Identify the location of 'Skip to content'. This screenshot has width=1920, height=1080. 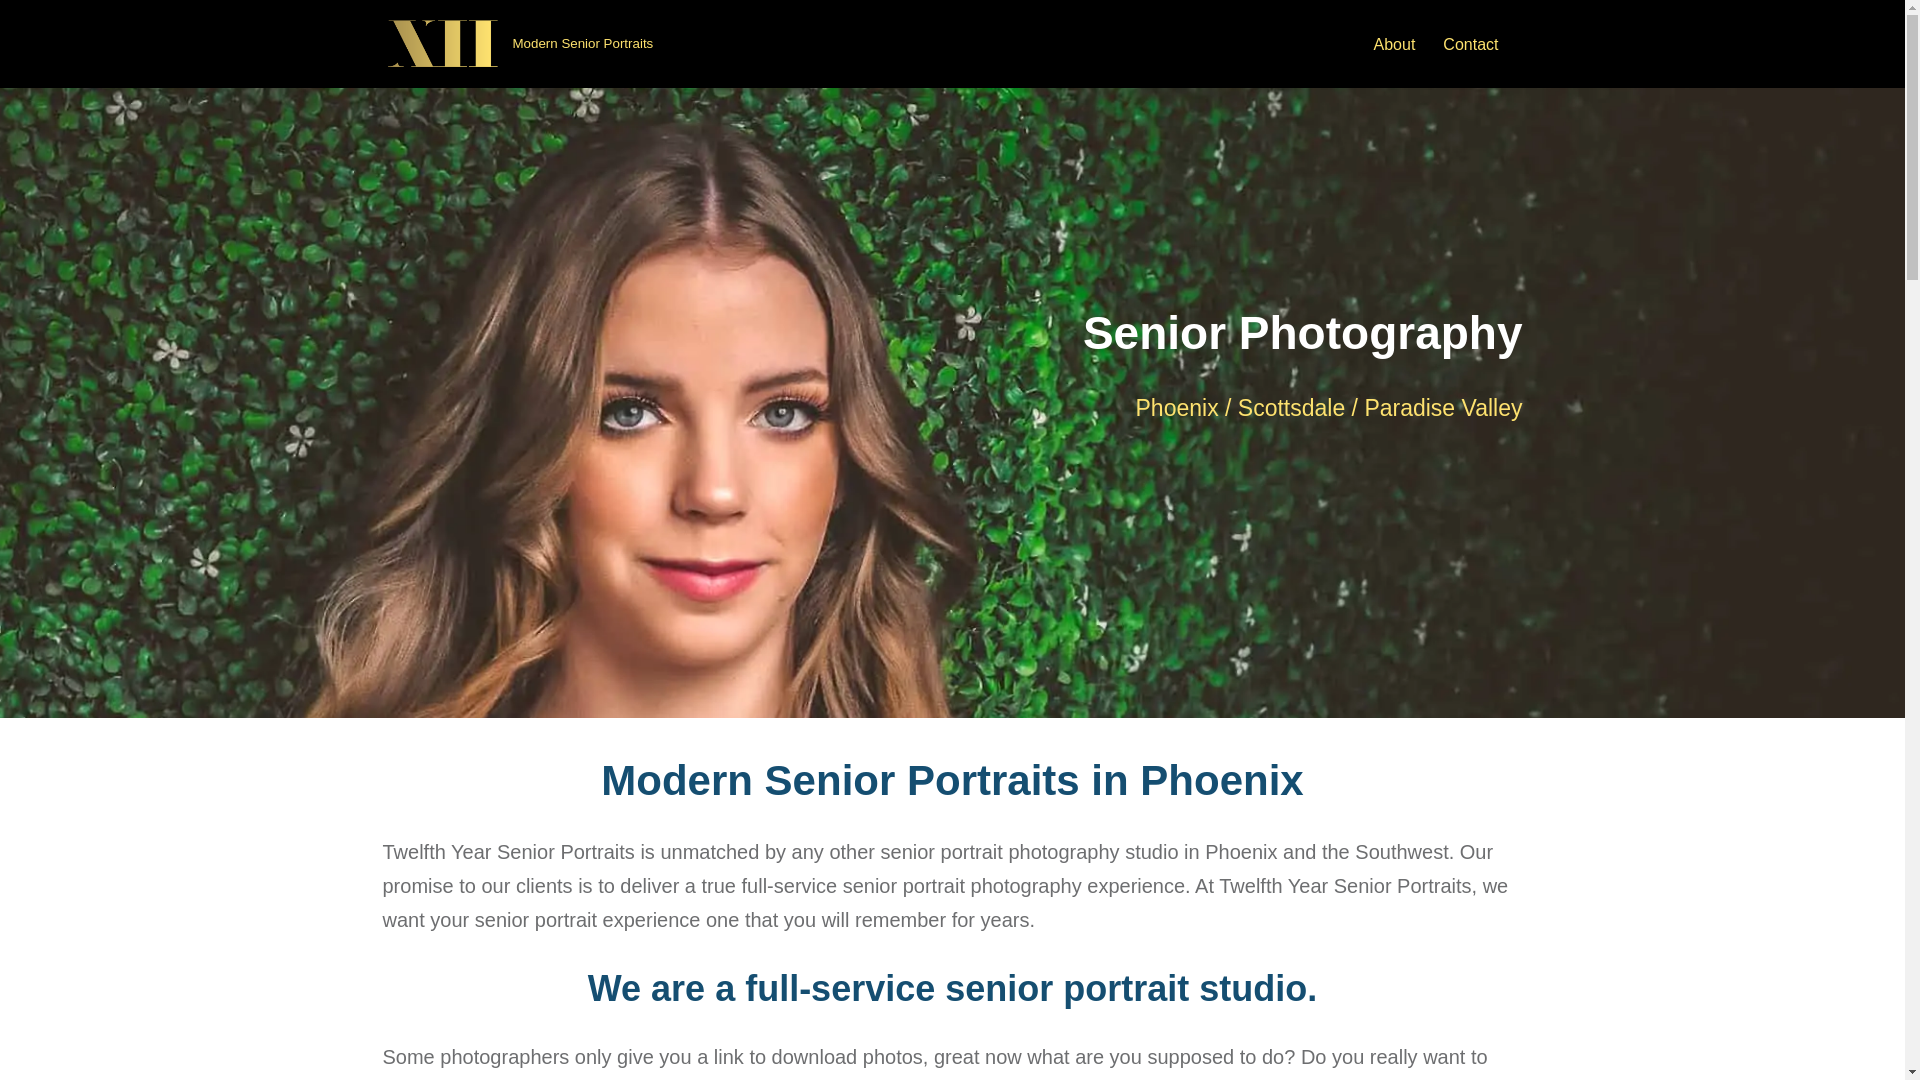
(14, 42).